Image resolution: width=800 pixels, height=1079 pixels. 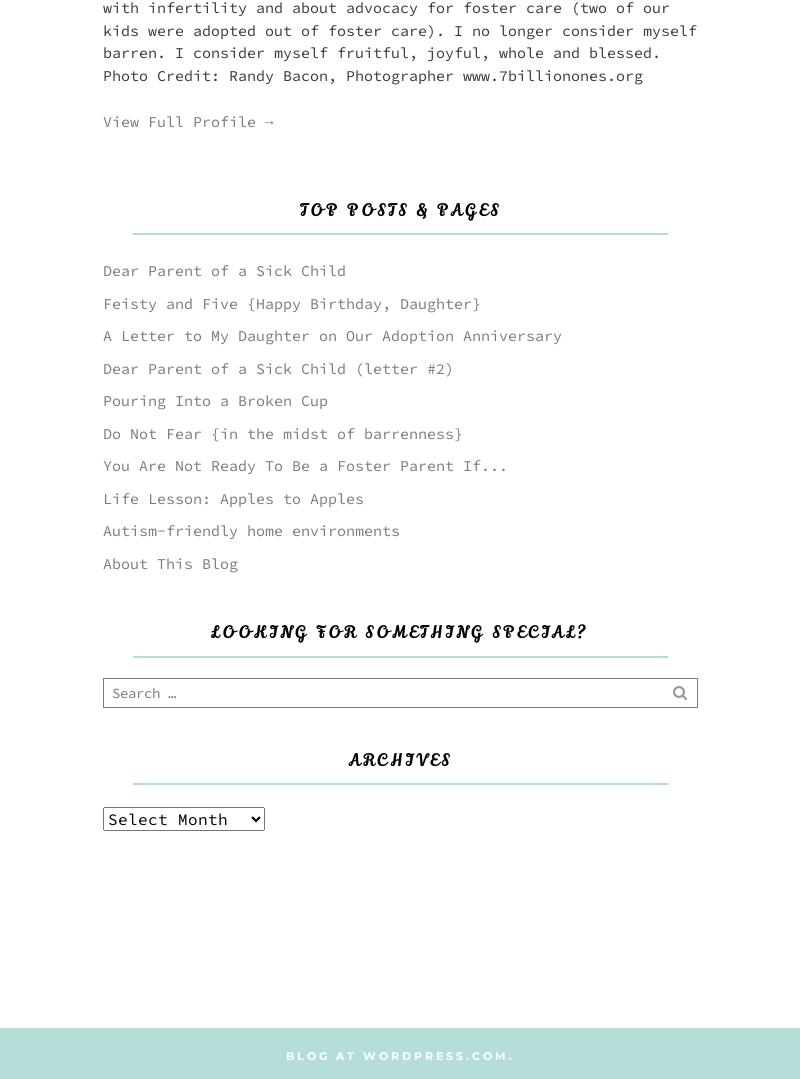 What do you see at coordinates (101, 270) in the screenshot?
I see `'Dear Parent of a Sick Child'` at bounding box center [101, 270].